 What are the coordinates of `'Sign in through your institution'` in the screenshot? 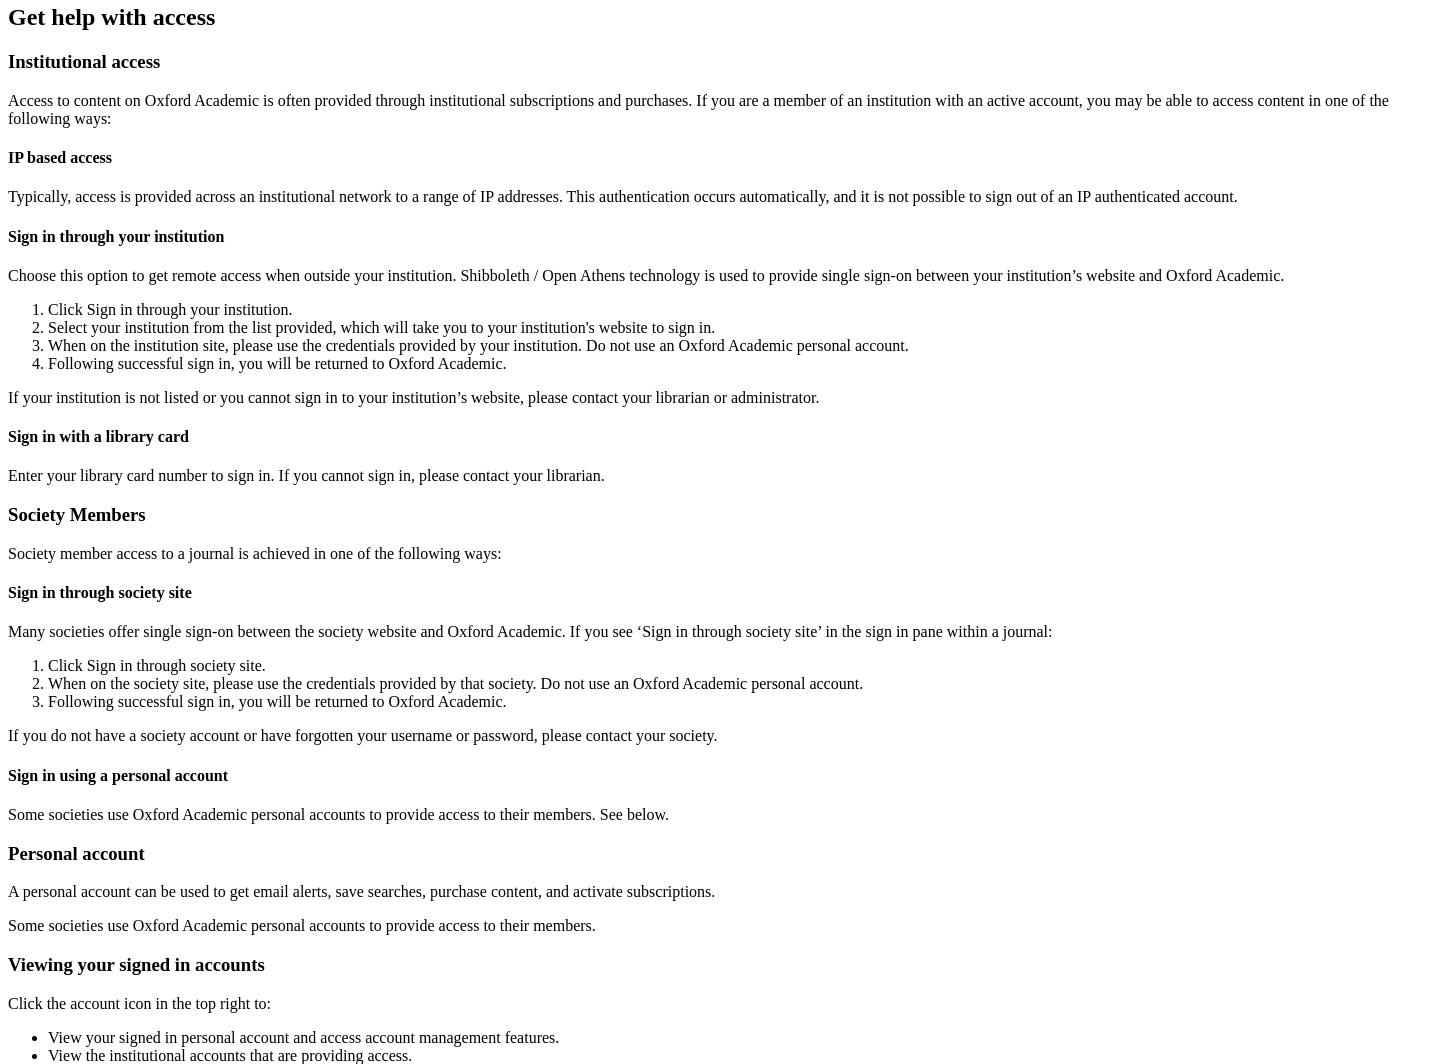 It's located at (7, 235).